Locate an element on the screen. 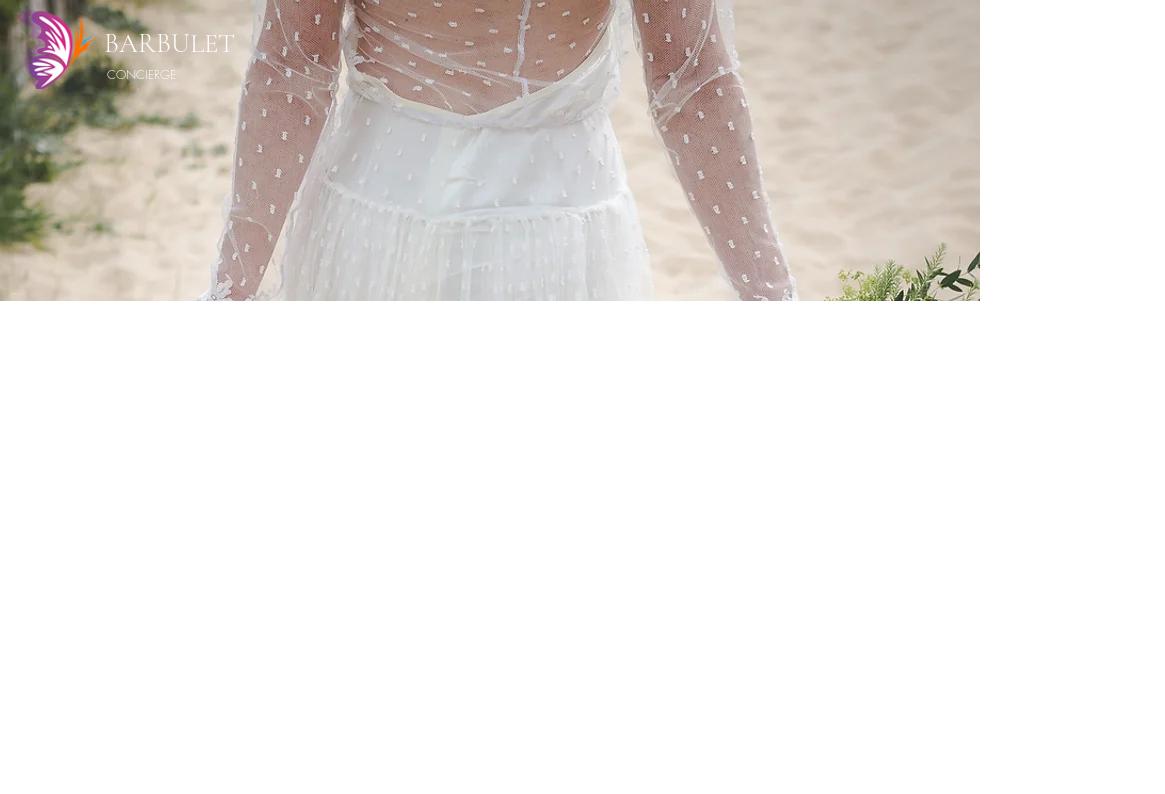 The image size is (1165, 794). 'Decorations & Florist' is located at coordinates (626, 569).